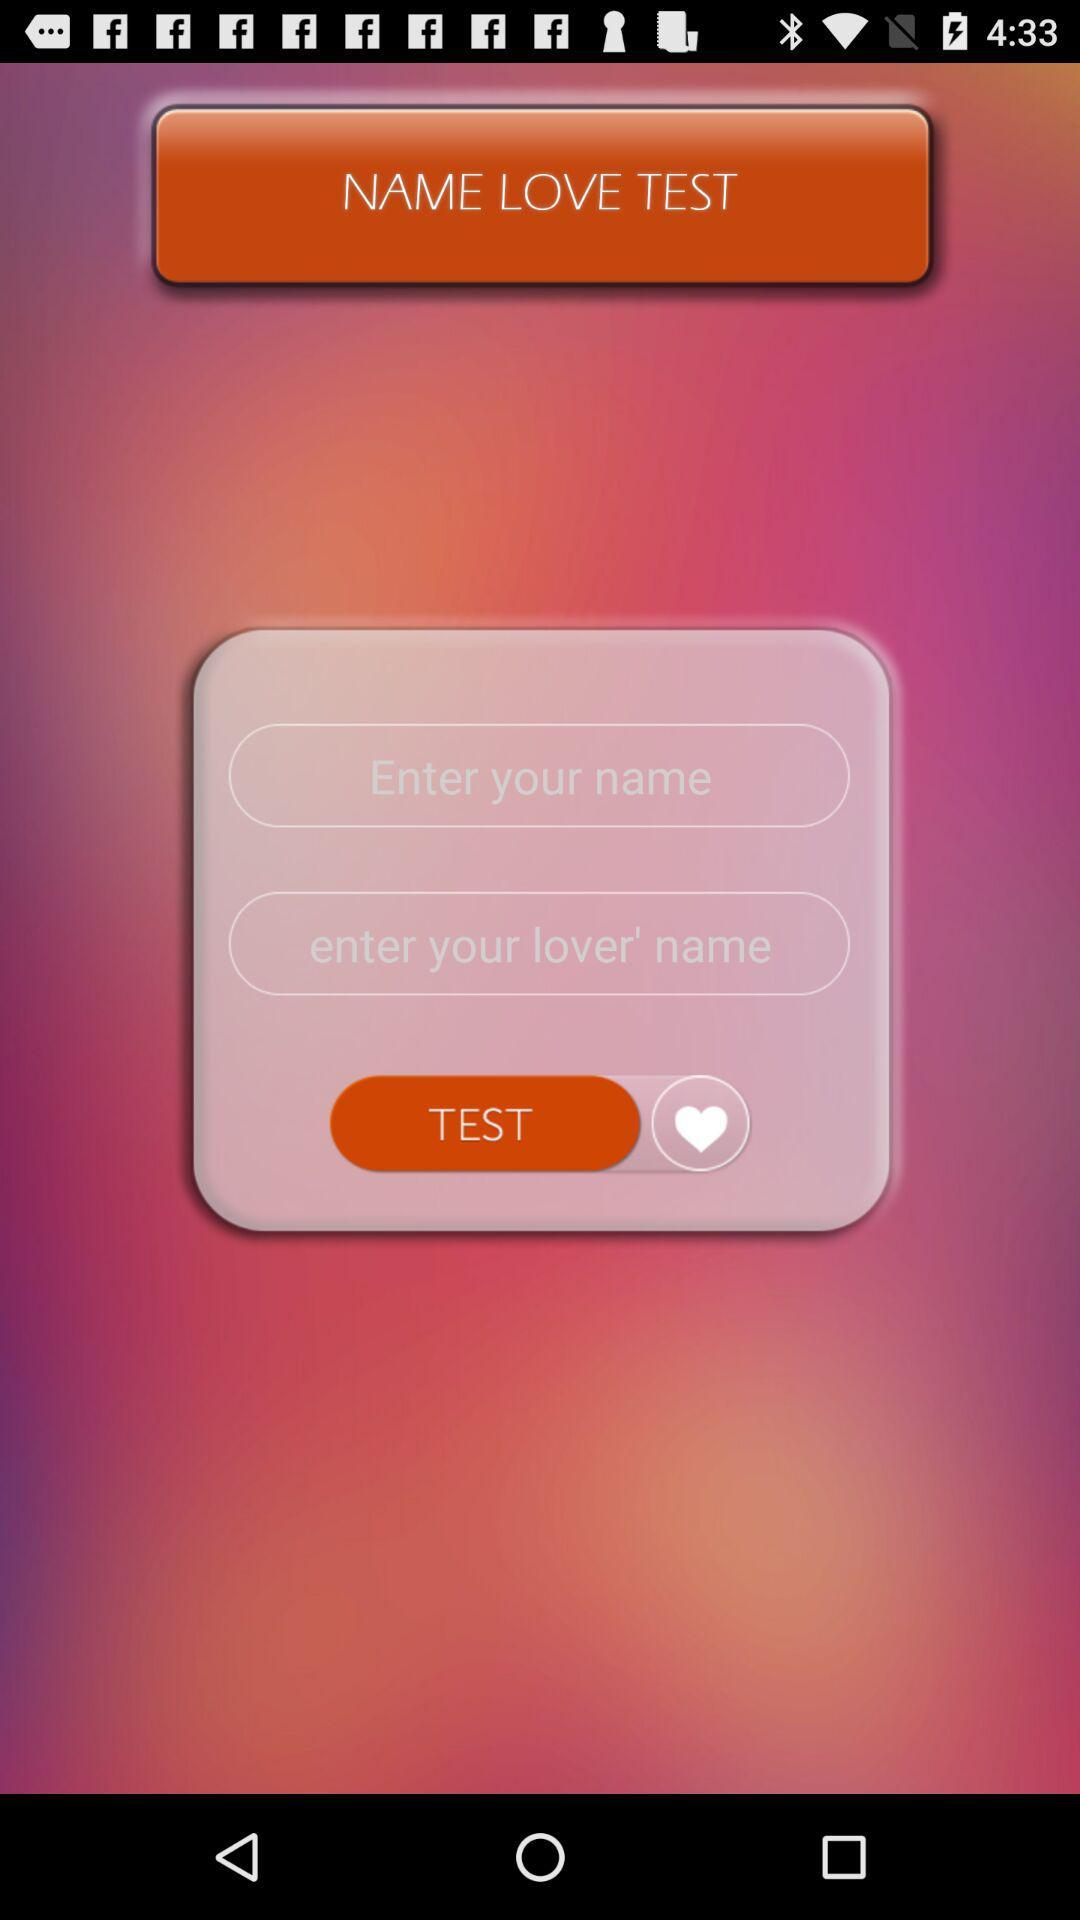  I want to click on input name, so click(540, 775).